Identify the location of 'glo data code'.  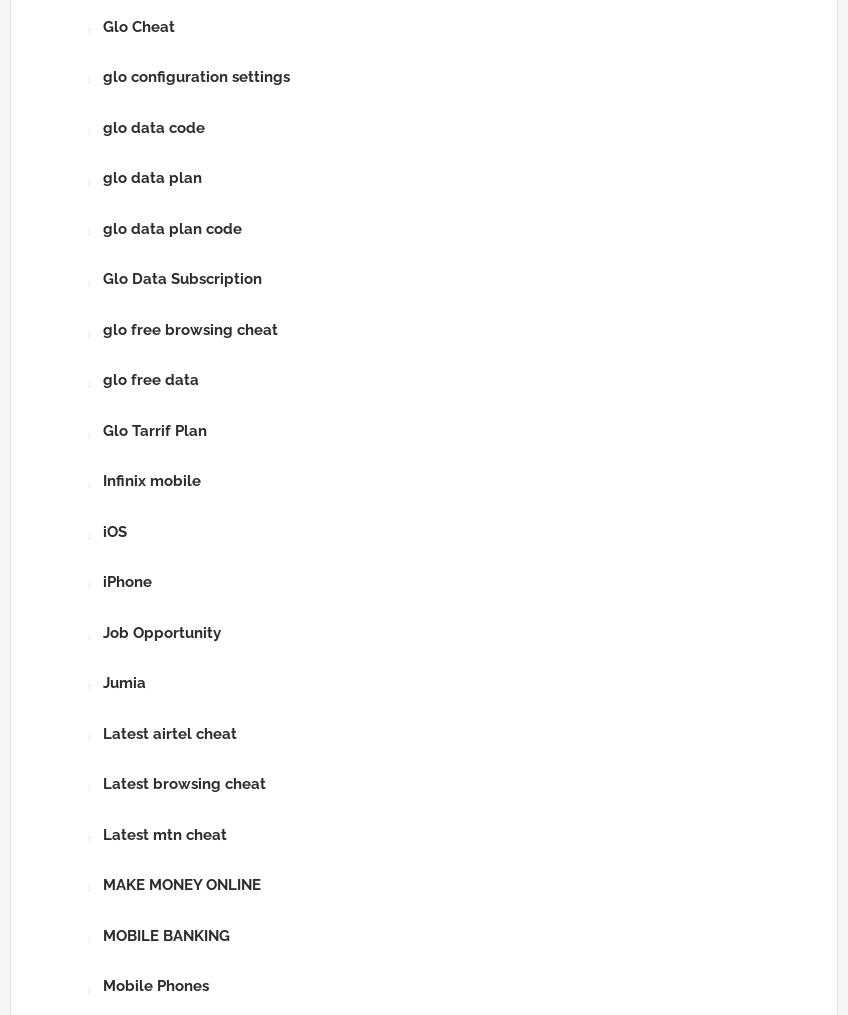
(152, 126).